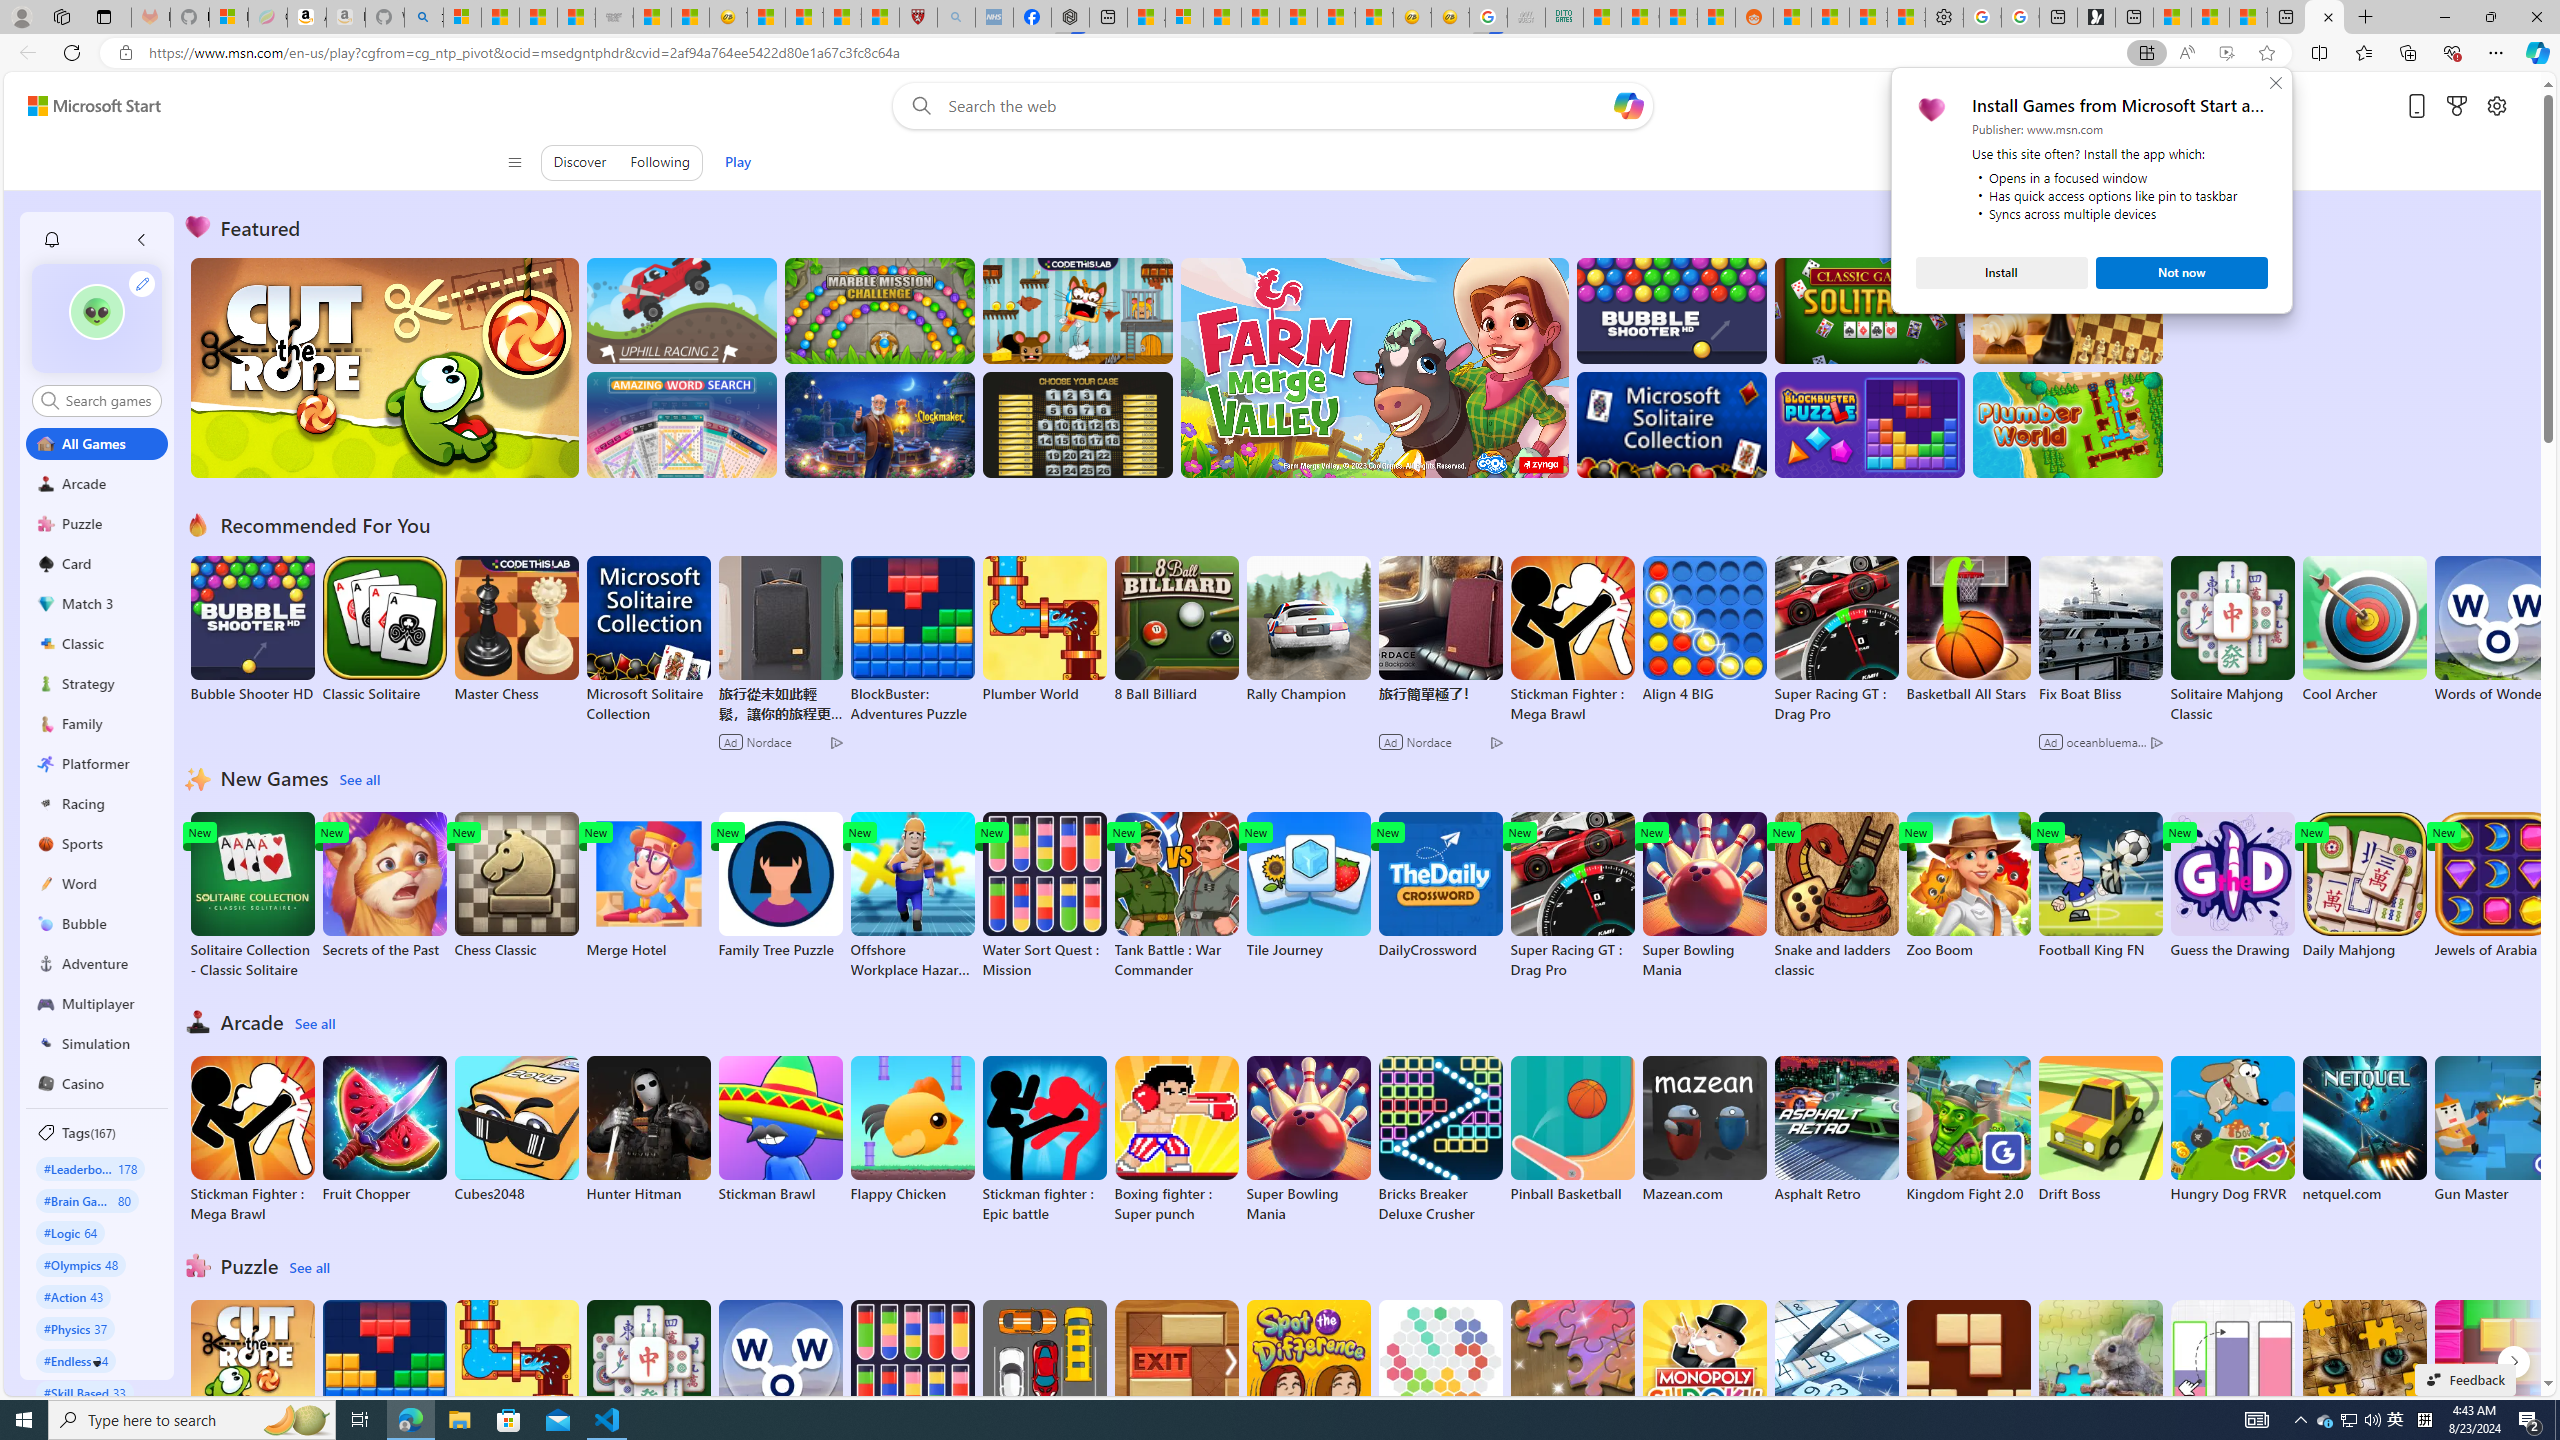  Describe the element at coordinates (384, 885) in the screenshot. I see `'Secrets of the Past'` at that location.